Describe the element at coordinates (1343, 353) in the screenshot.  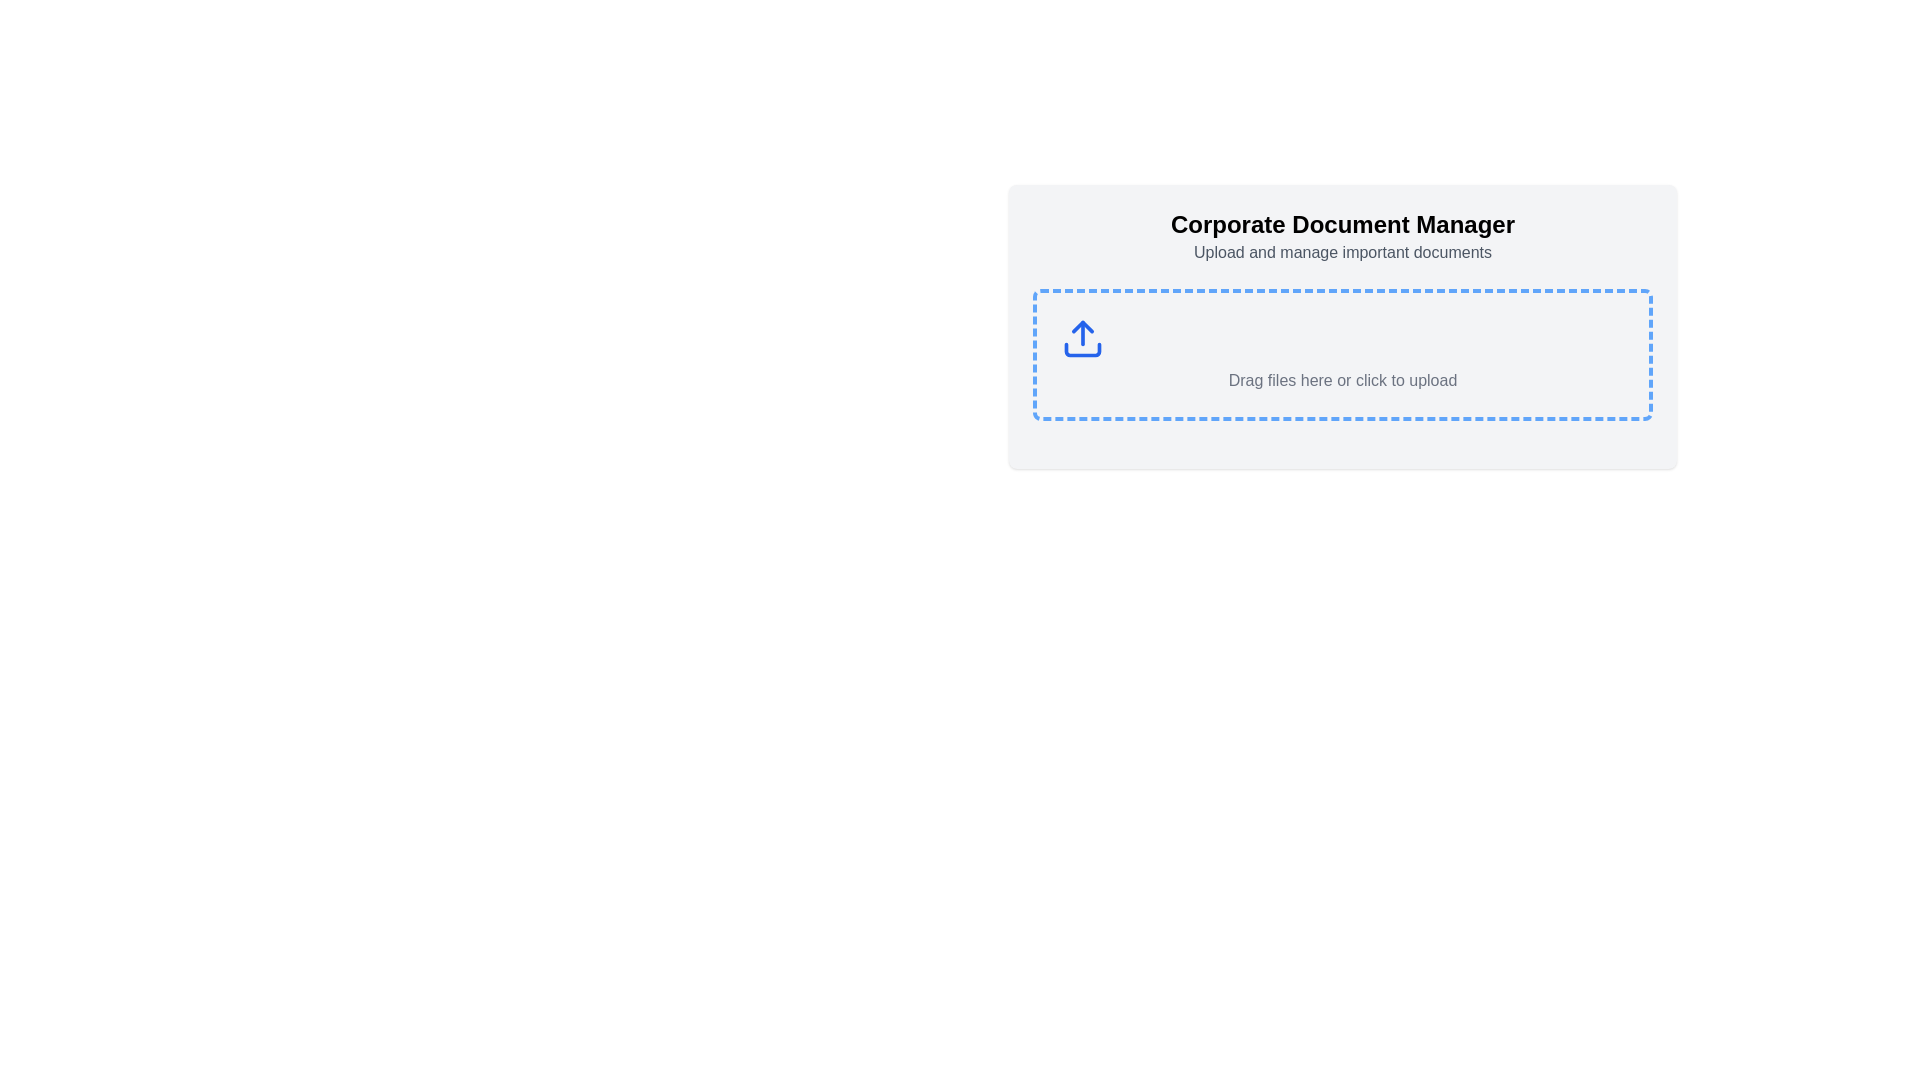
I see `the File upload drop area located centrally below the 'Corporate Document Manager' title` at that location.